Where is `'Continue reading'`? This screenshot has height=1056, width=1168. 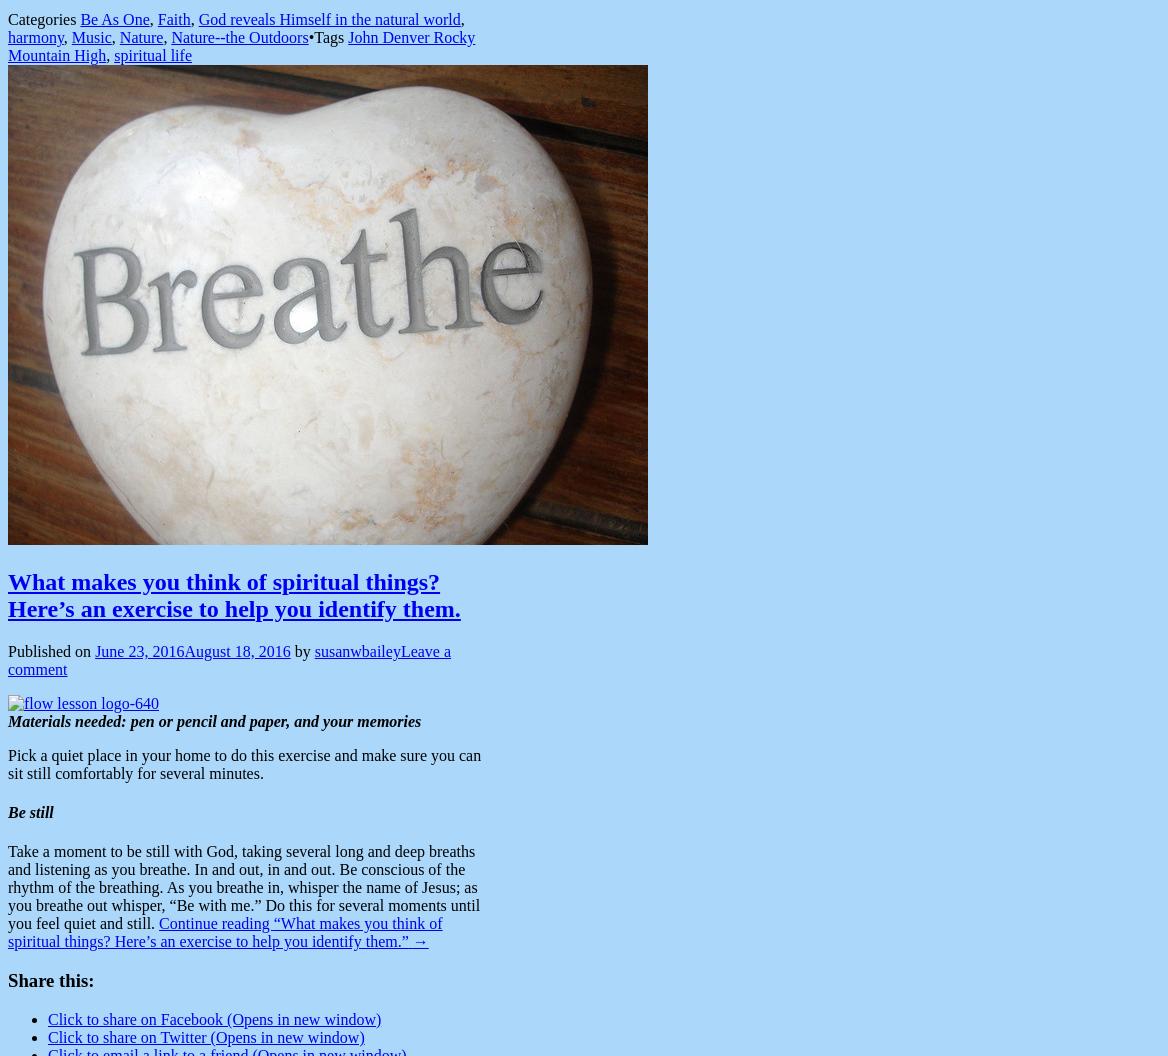 'Continue reading' is located at coordinates (215, 922).